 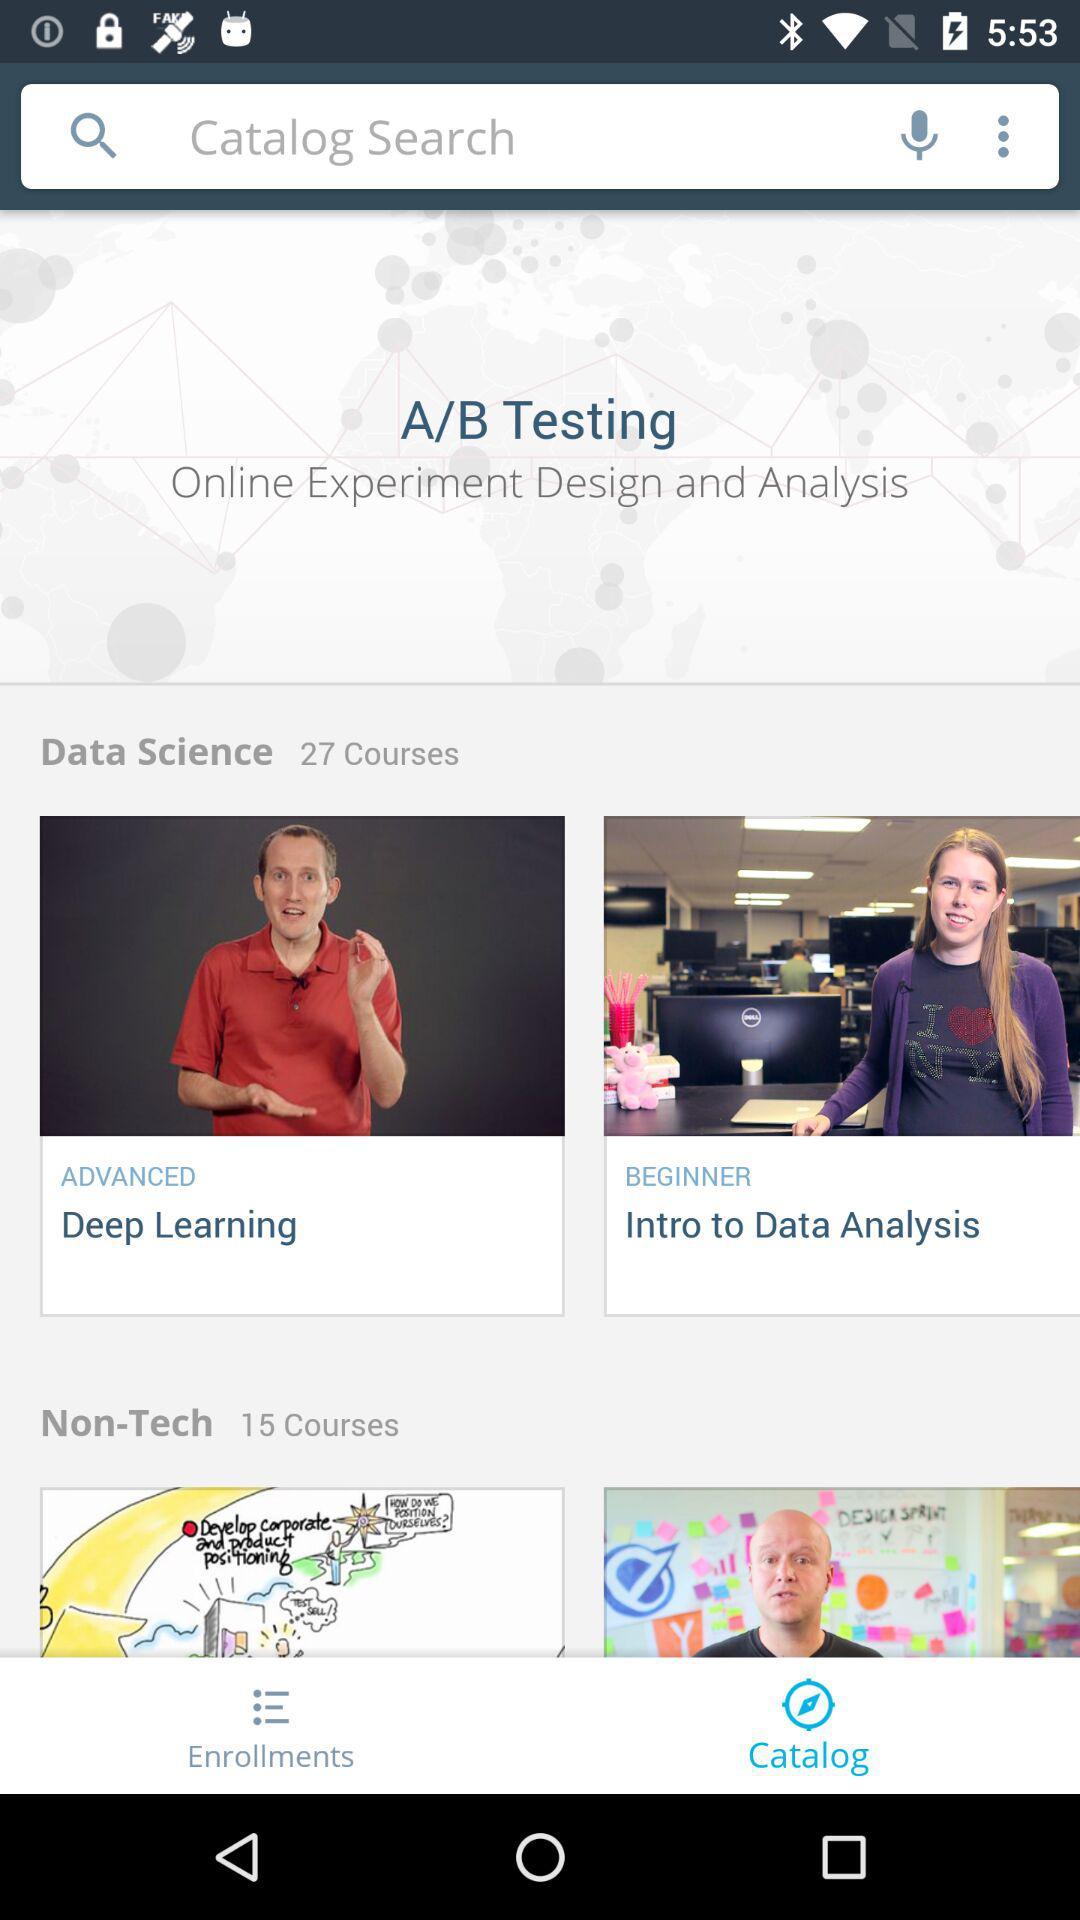 What do you see at coordinates (919, 135) in the screenshot?
I see `use voice search` at bounding box center [919, 135].